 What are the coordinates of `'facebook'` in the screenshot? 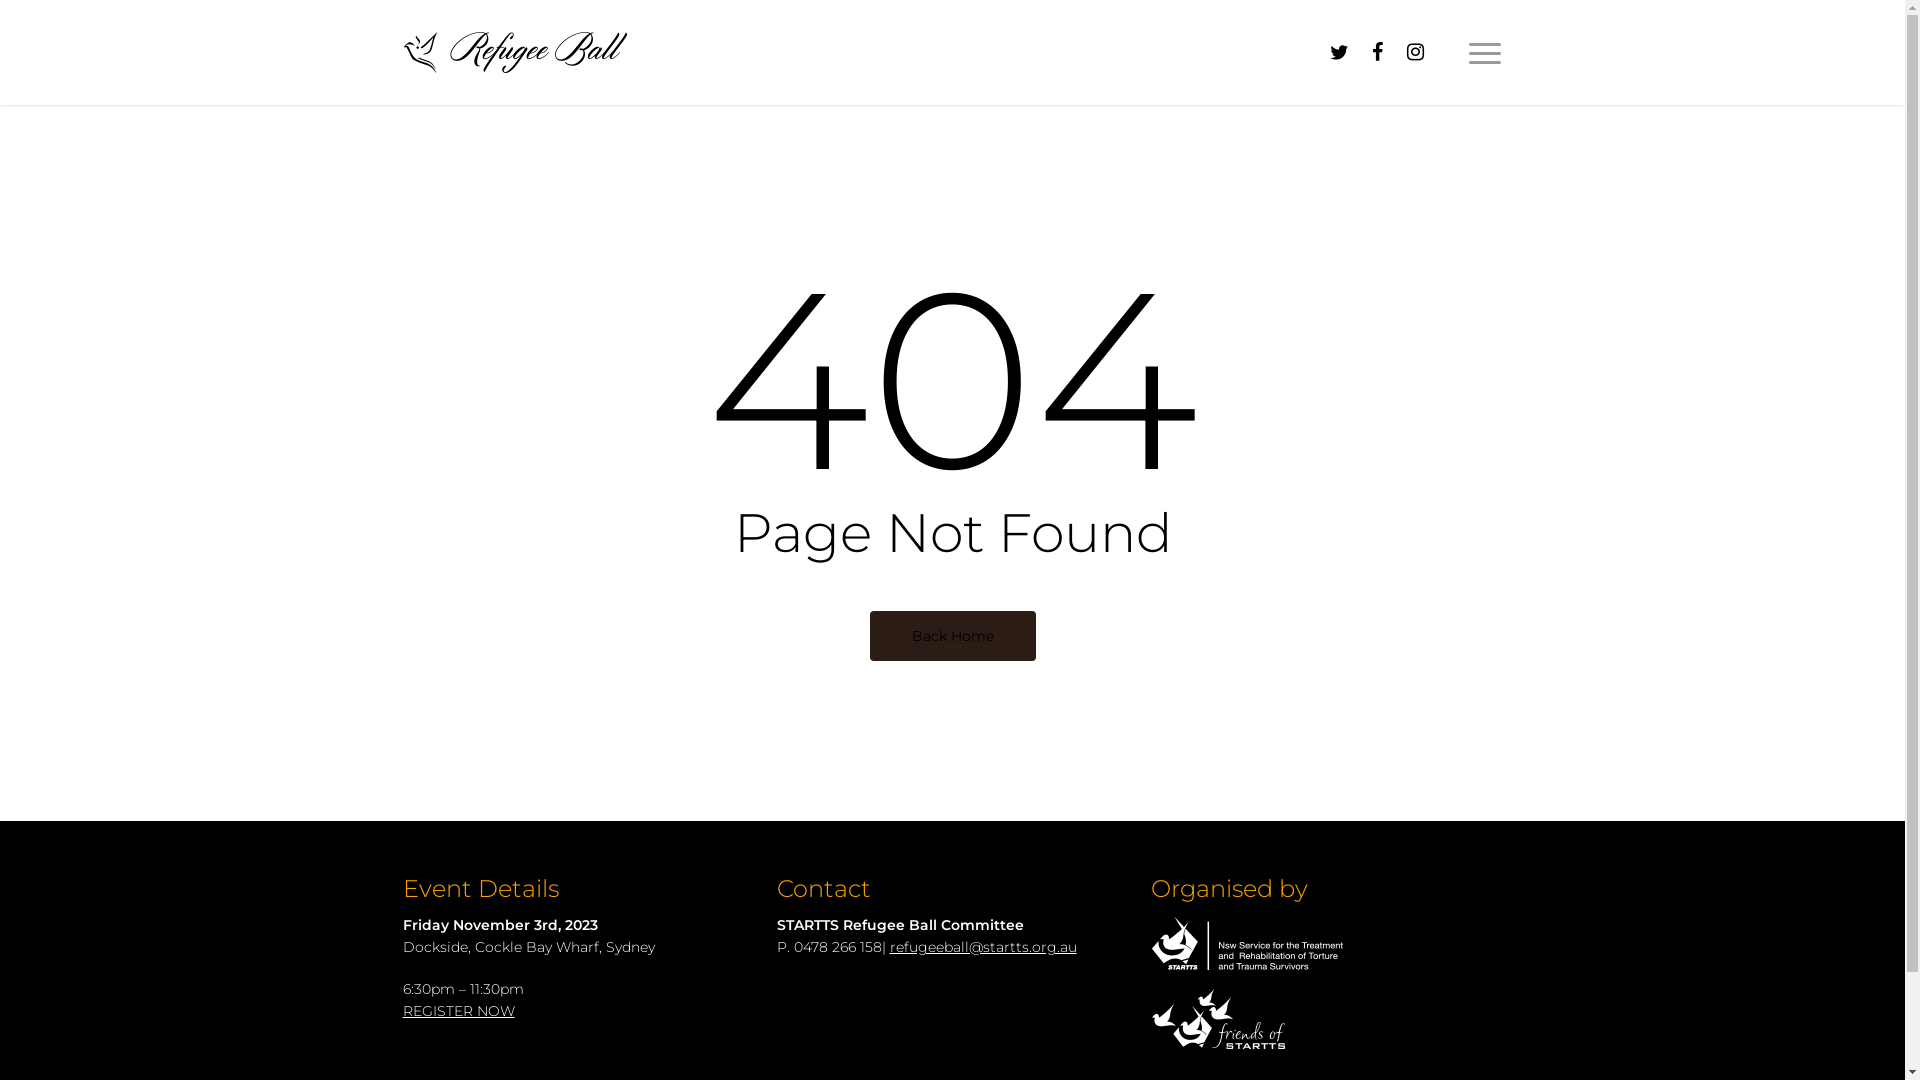 It's located at (1376, 51).